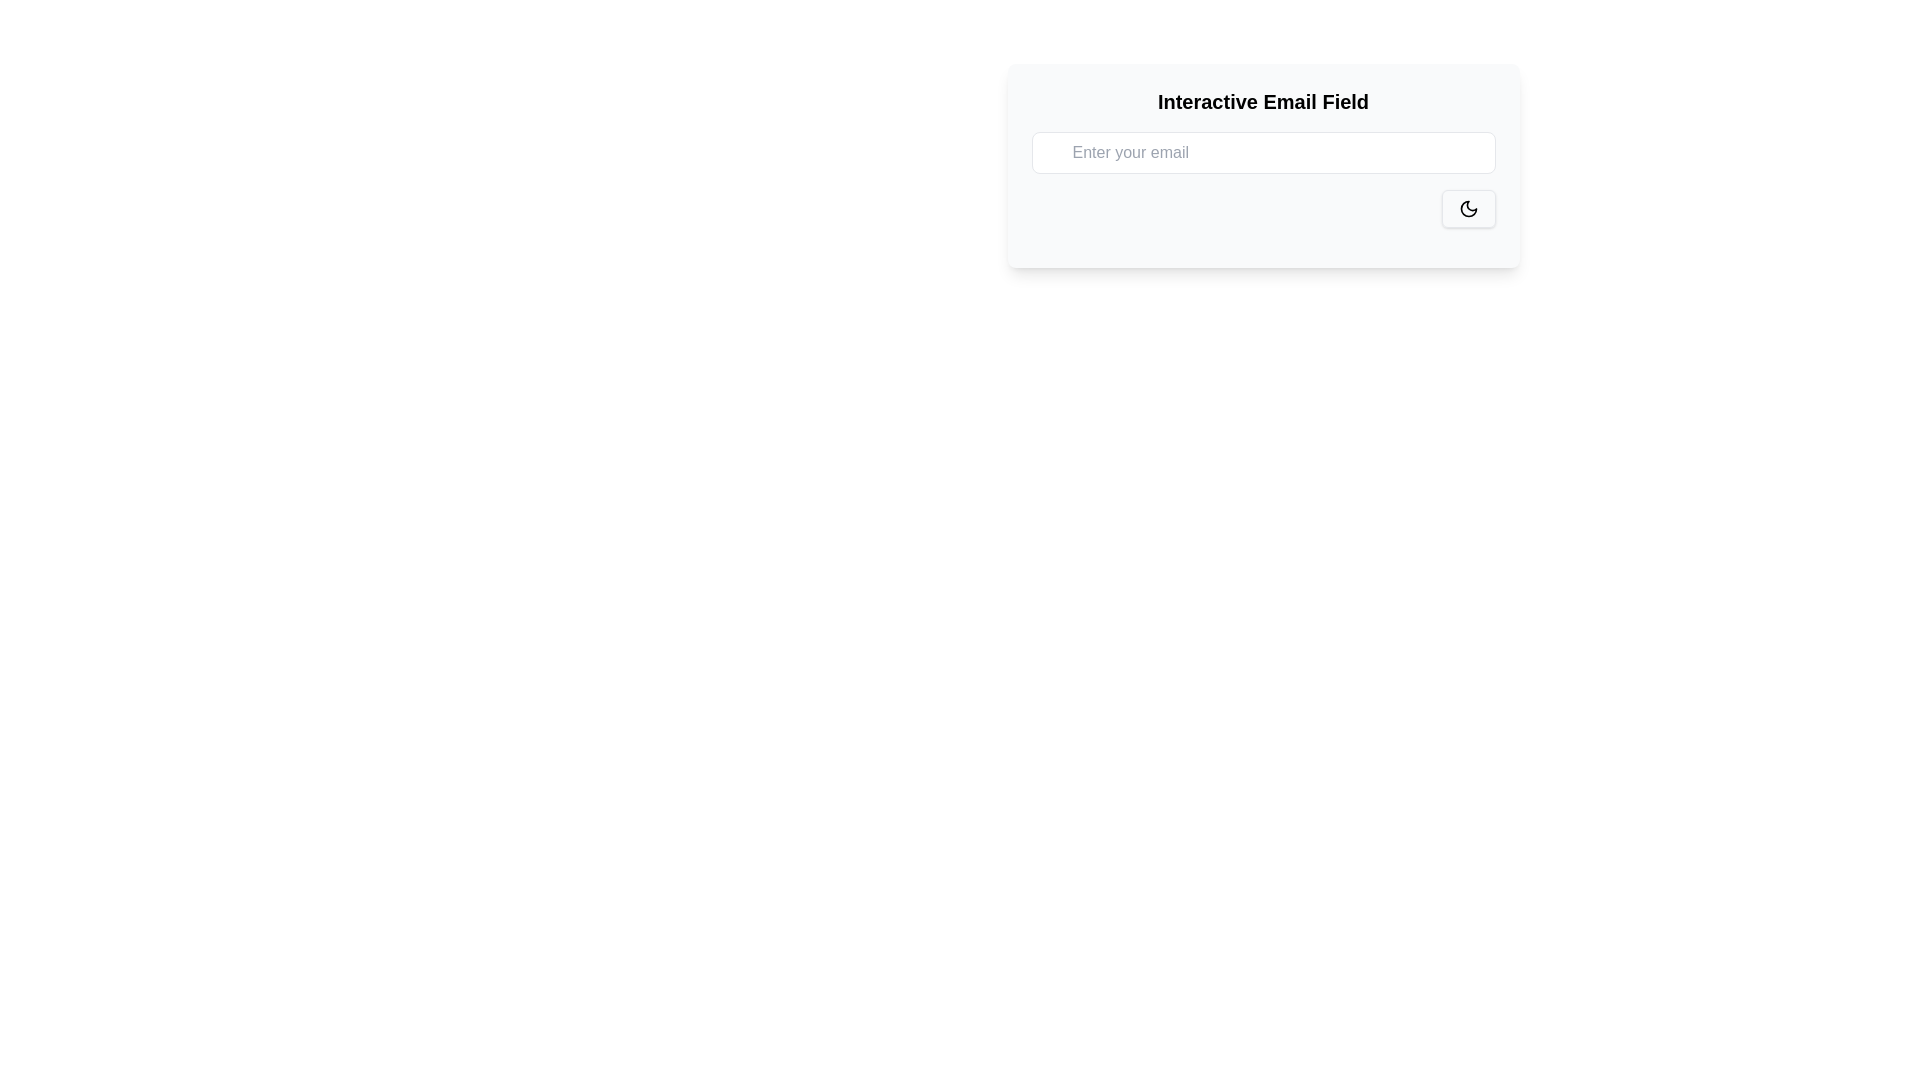  What do you see at coordinates (1262, 101) in the screenshot?
I see `the 'Interactive Email Field' text label, which is styled in bold and centered black font at the top of a card-like interface section` at bounding box center [1262, 101].